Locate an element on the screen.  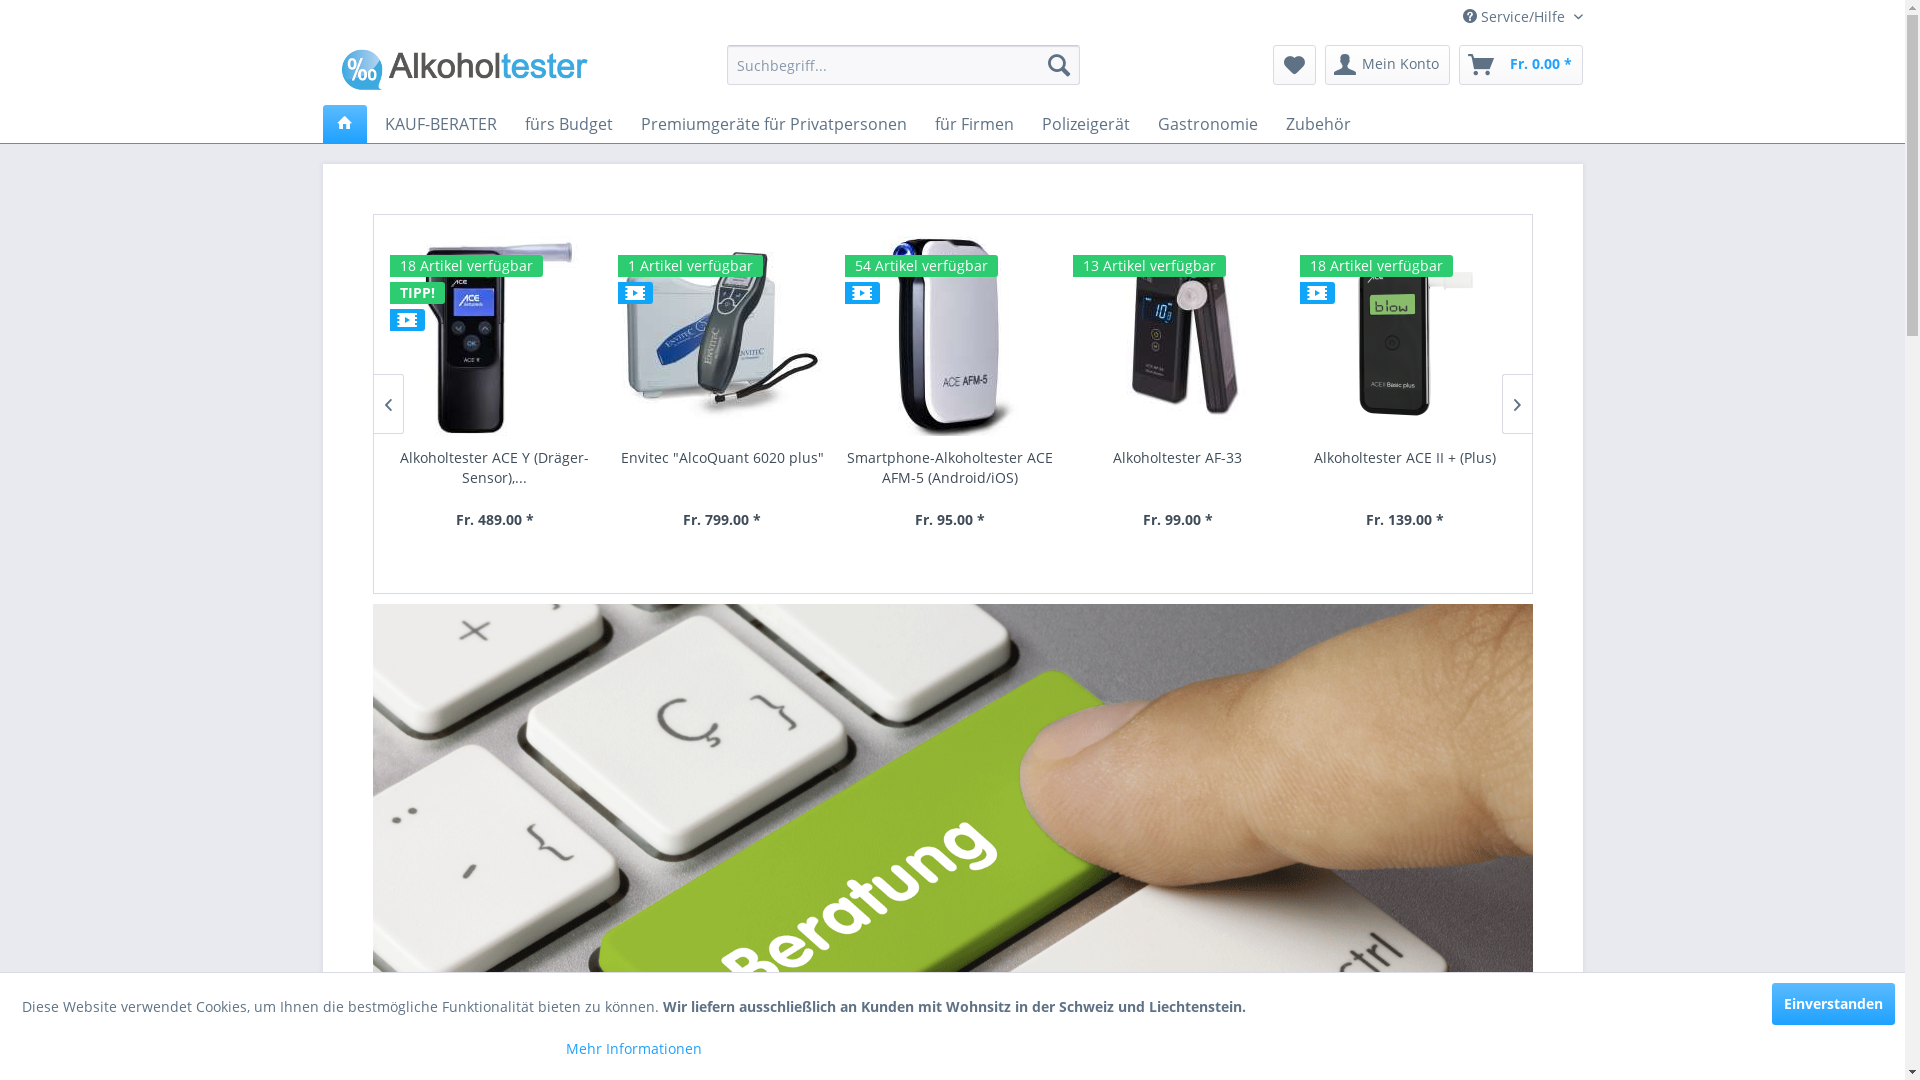
'Mehr Informationen' is located at coordinates (632, 1047).